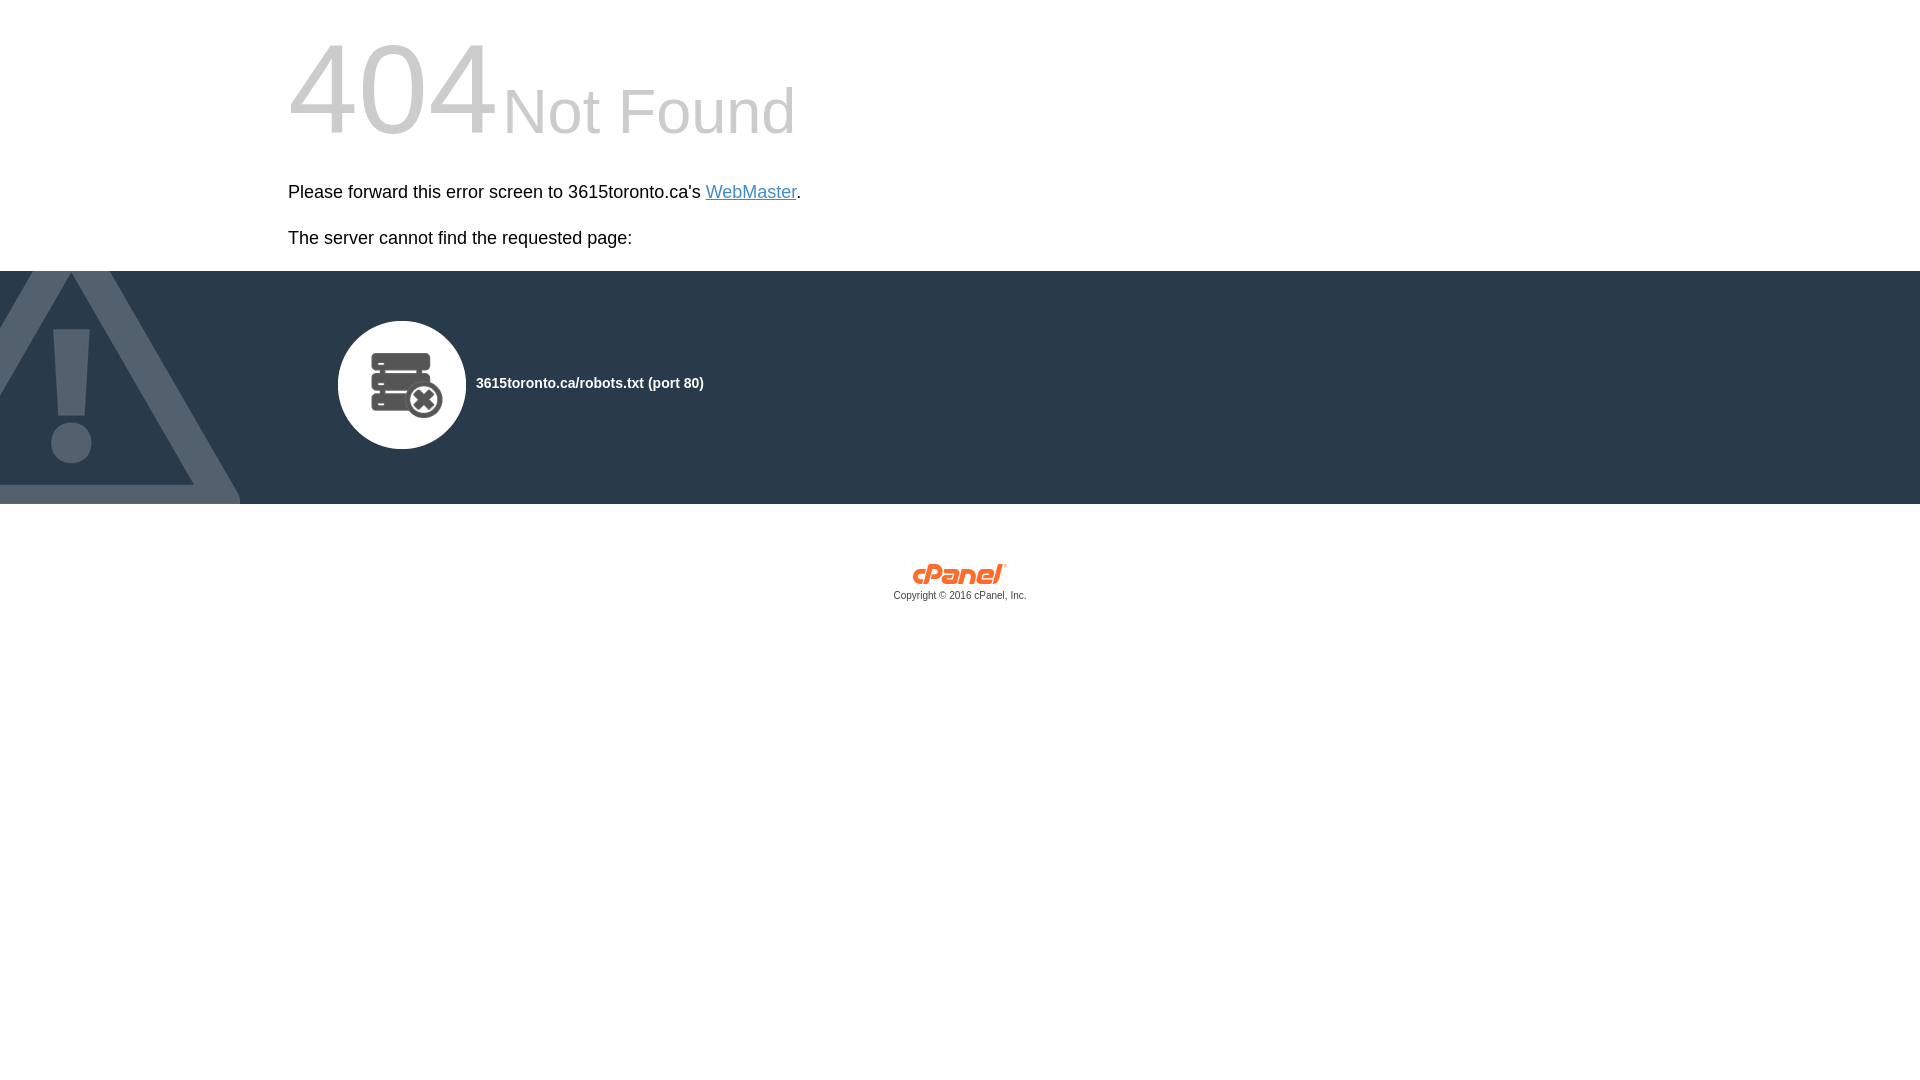 The image size is (1920, 1080). I want to click on 'WebMaster', so click(750, 192).